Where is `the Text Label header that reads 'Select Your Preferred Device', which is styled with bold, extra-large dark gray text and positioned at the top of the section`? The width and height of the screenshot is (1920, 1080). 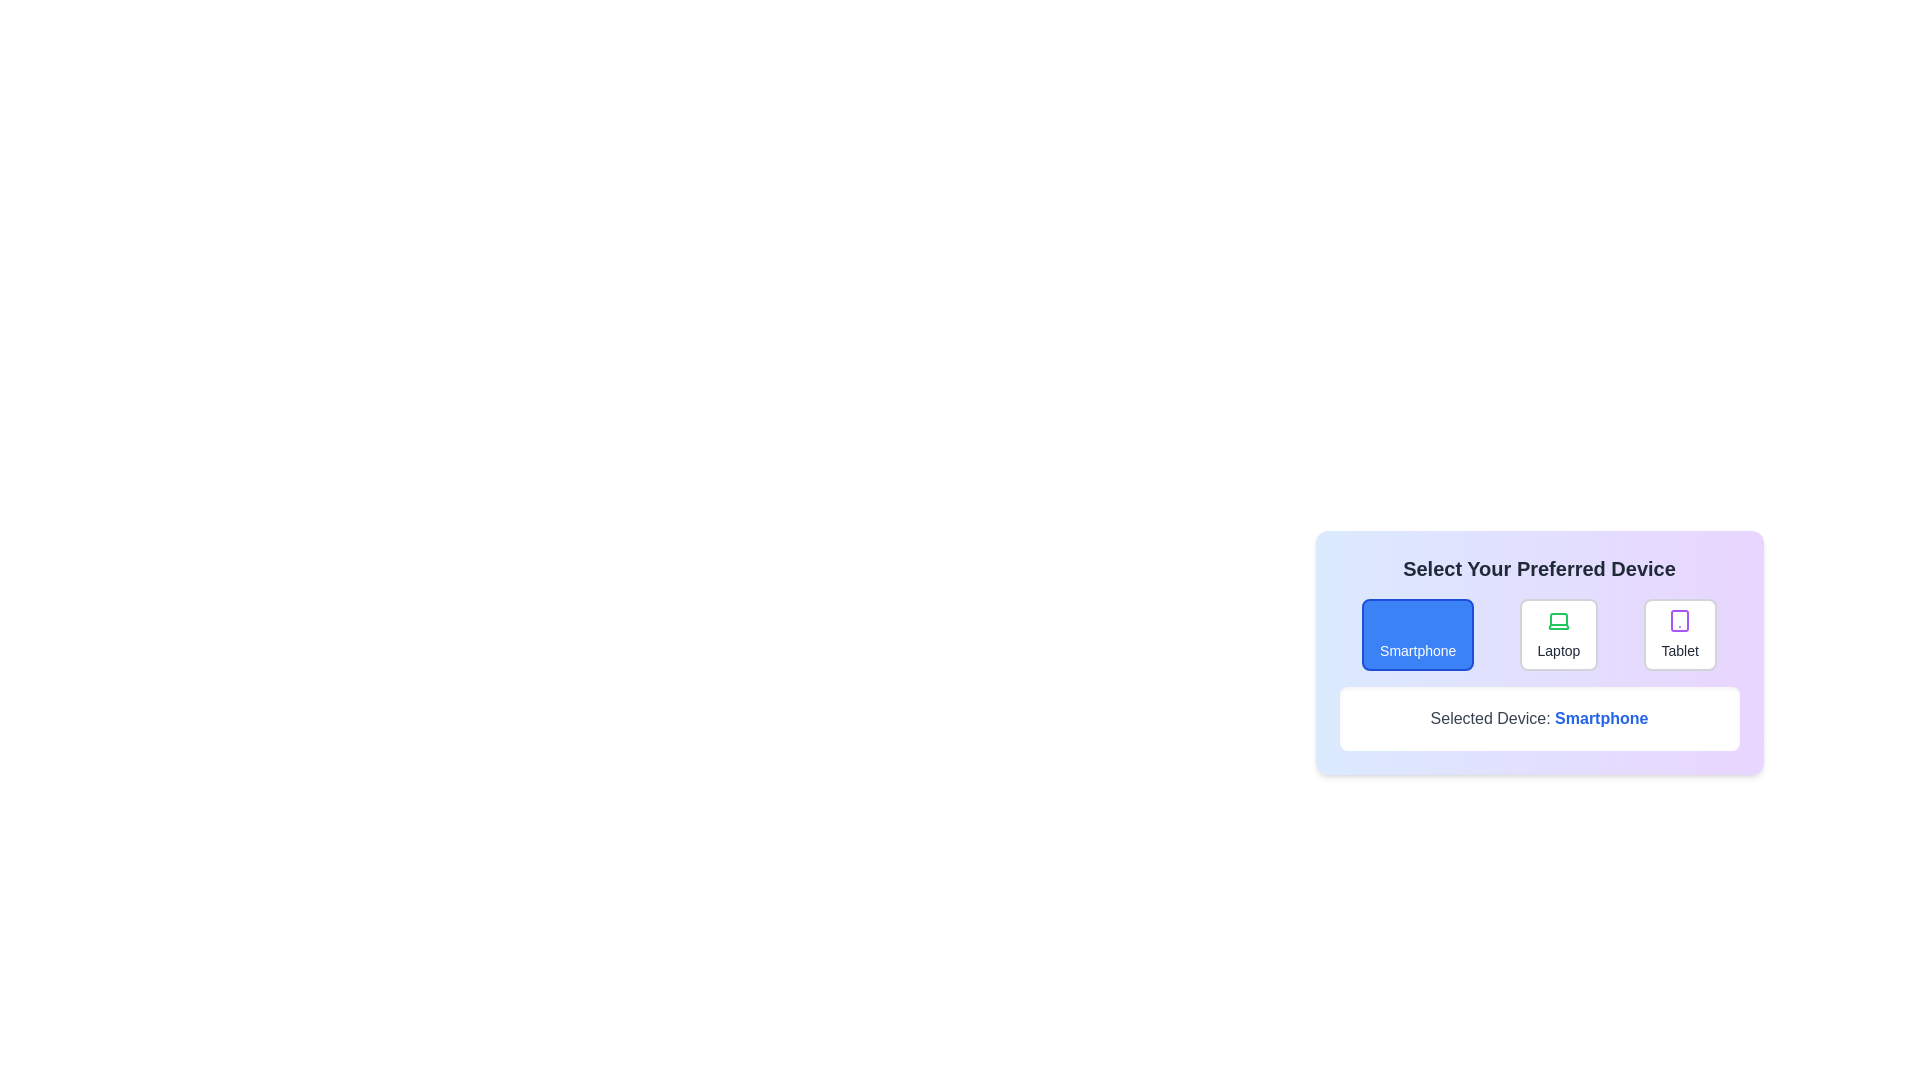 the Text Label header that reads 'Select Your Preferred Device', which is styled with bold, extra-large dark gray text and positioned at the top of the section is located at coordinates (1538, 569).